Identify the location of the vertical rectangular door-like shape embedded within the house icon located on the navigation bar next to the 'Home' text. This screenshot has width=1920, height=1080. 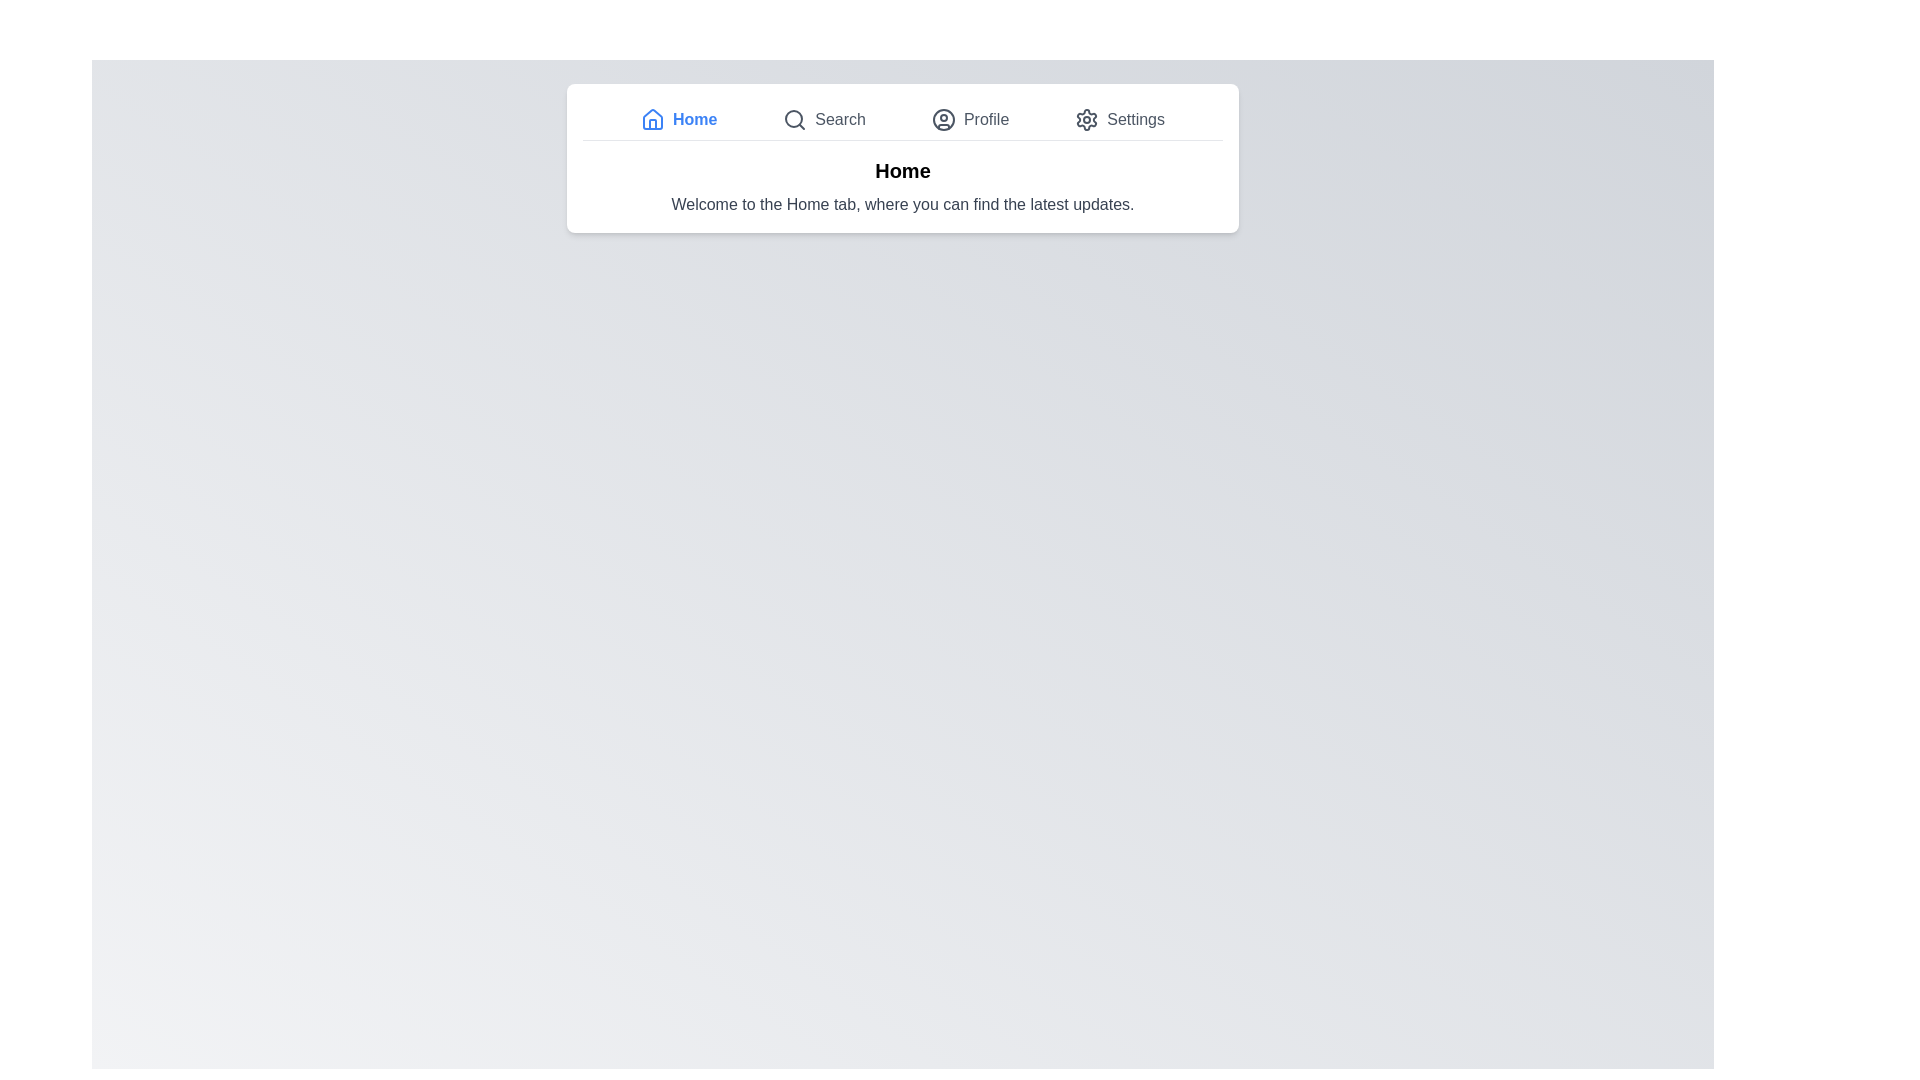
(652, 124).